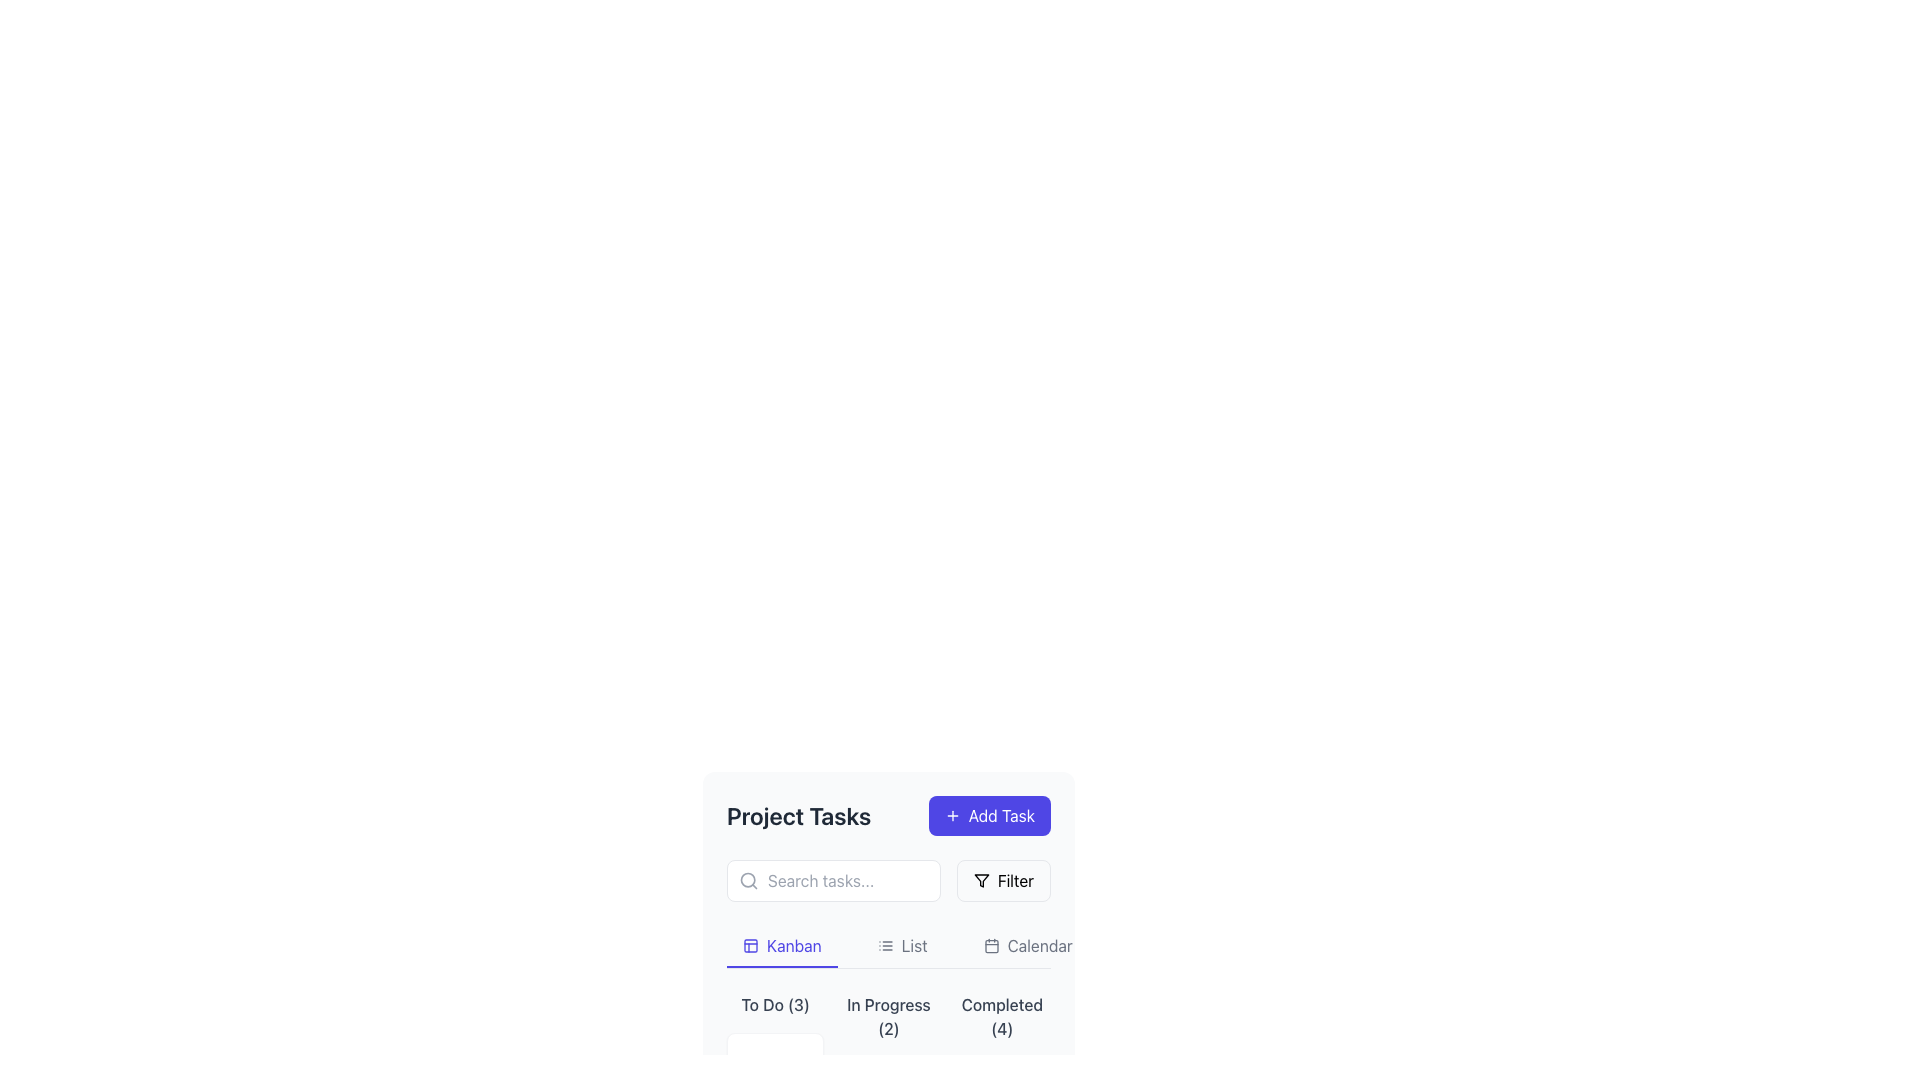  Describe the element at coordinates (981, 879) in the screenshot. I see `the SVG graphical element that represents part of the 'Filter' button's icon located in the top-right section of the 'Project Tasks' module` at that location.